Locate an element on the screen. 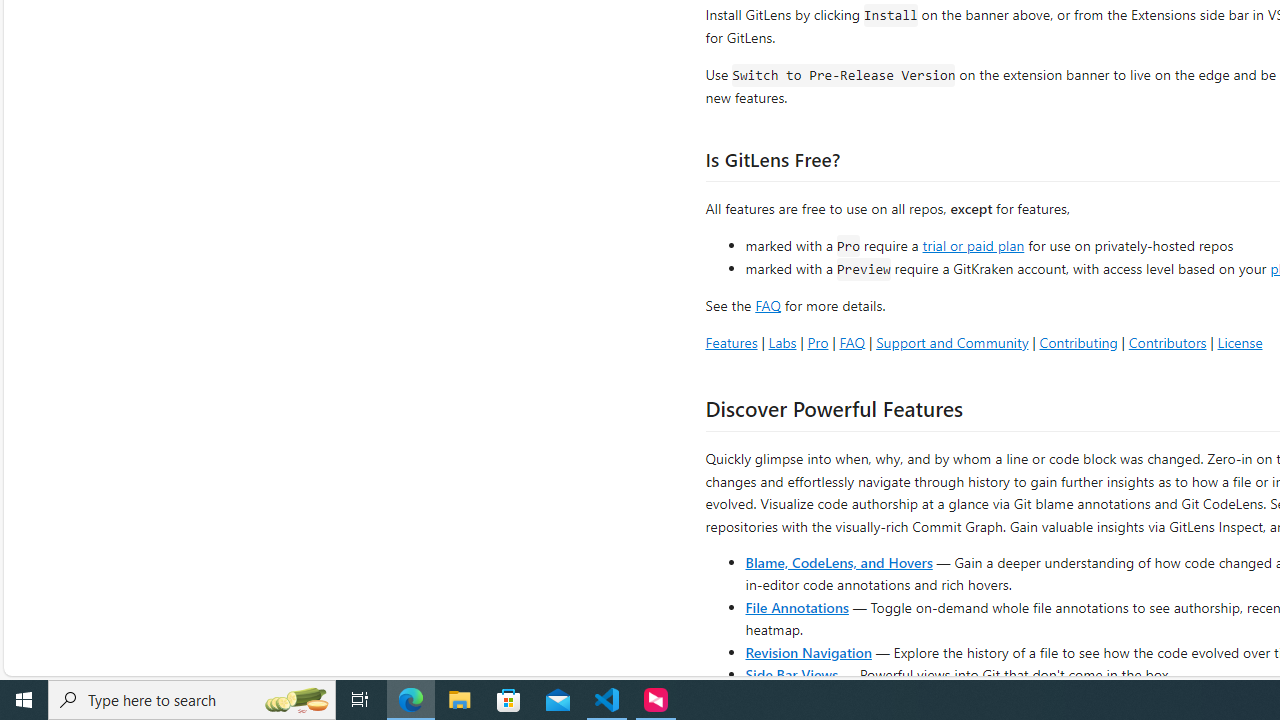  'Support and Community' is located at coordinates (951, 341).